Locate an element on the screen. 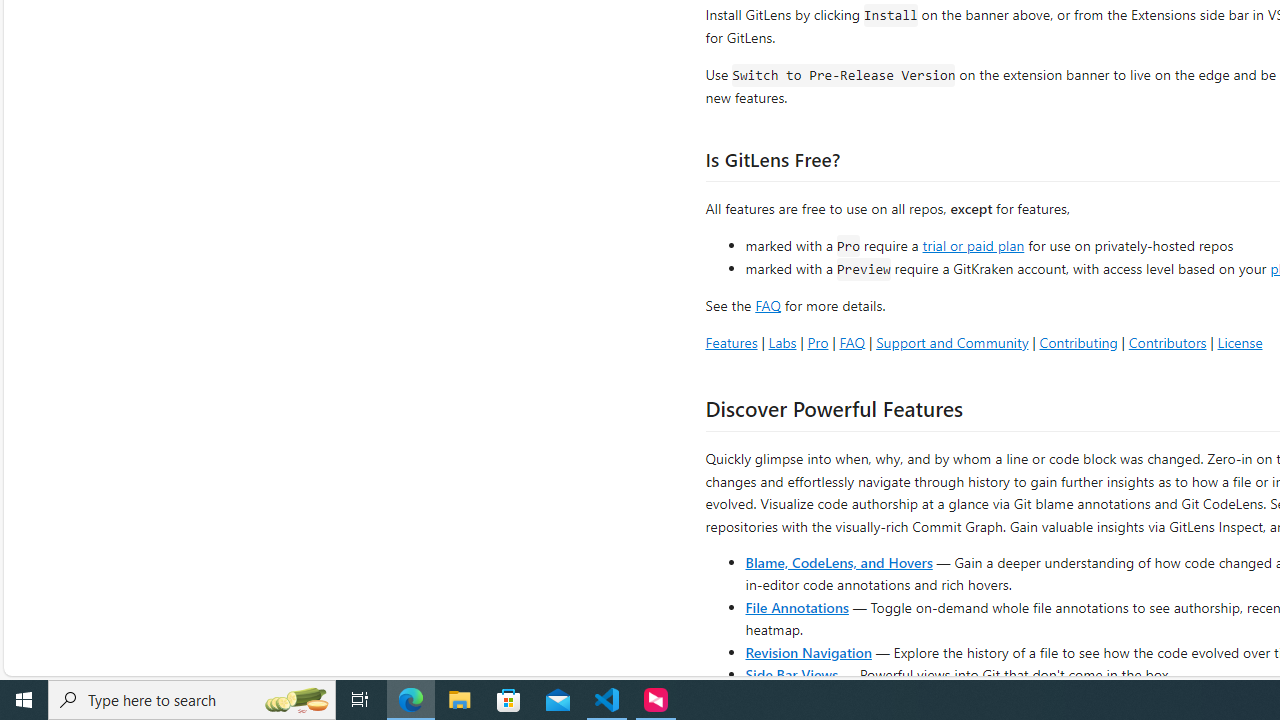  'Support and Community' is located at coordinates (951, 341).